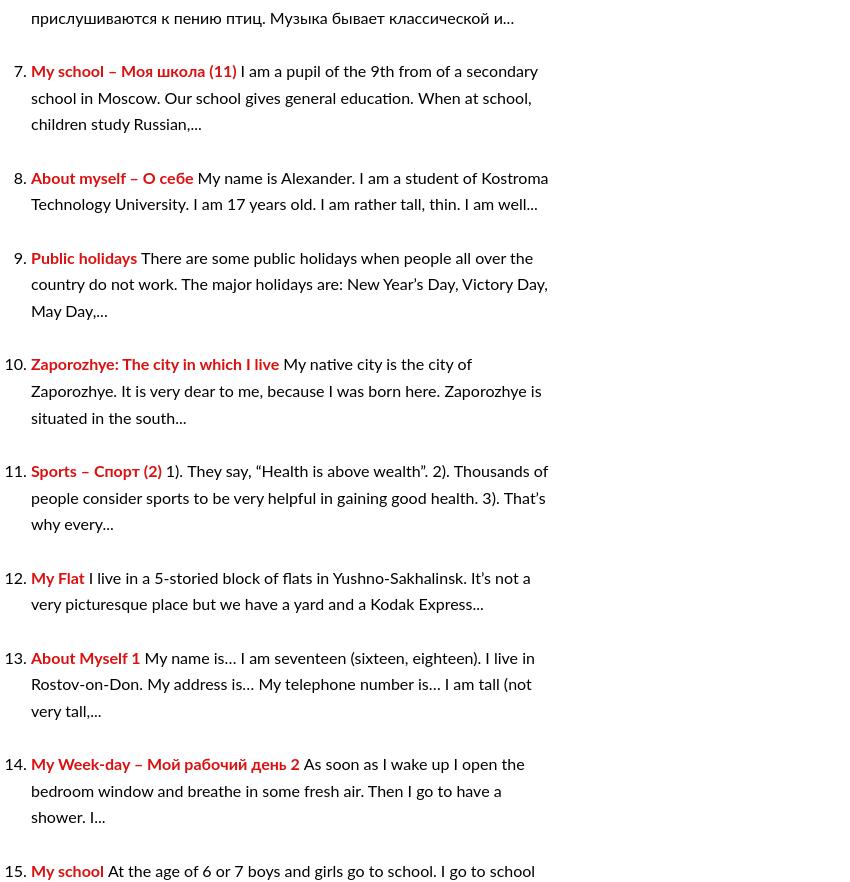 The height and width of the screenshot is (882, 850). I want to click on 'There are some public holidays when people all over the country do not work. The major holidays are: New Year’s Day, Victory Day, May Day,...', so click(30, 284).